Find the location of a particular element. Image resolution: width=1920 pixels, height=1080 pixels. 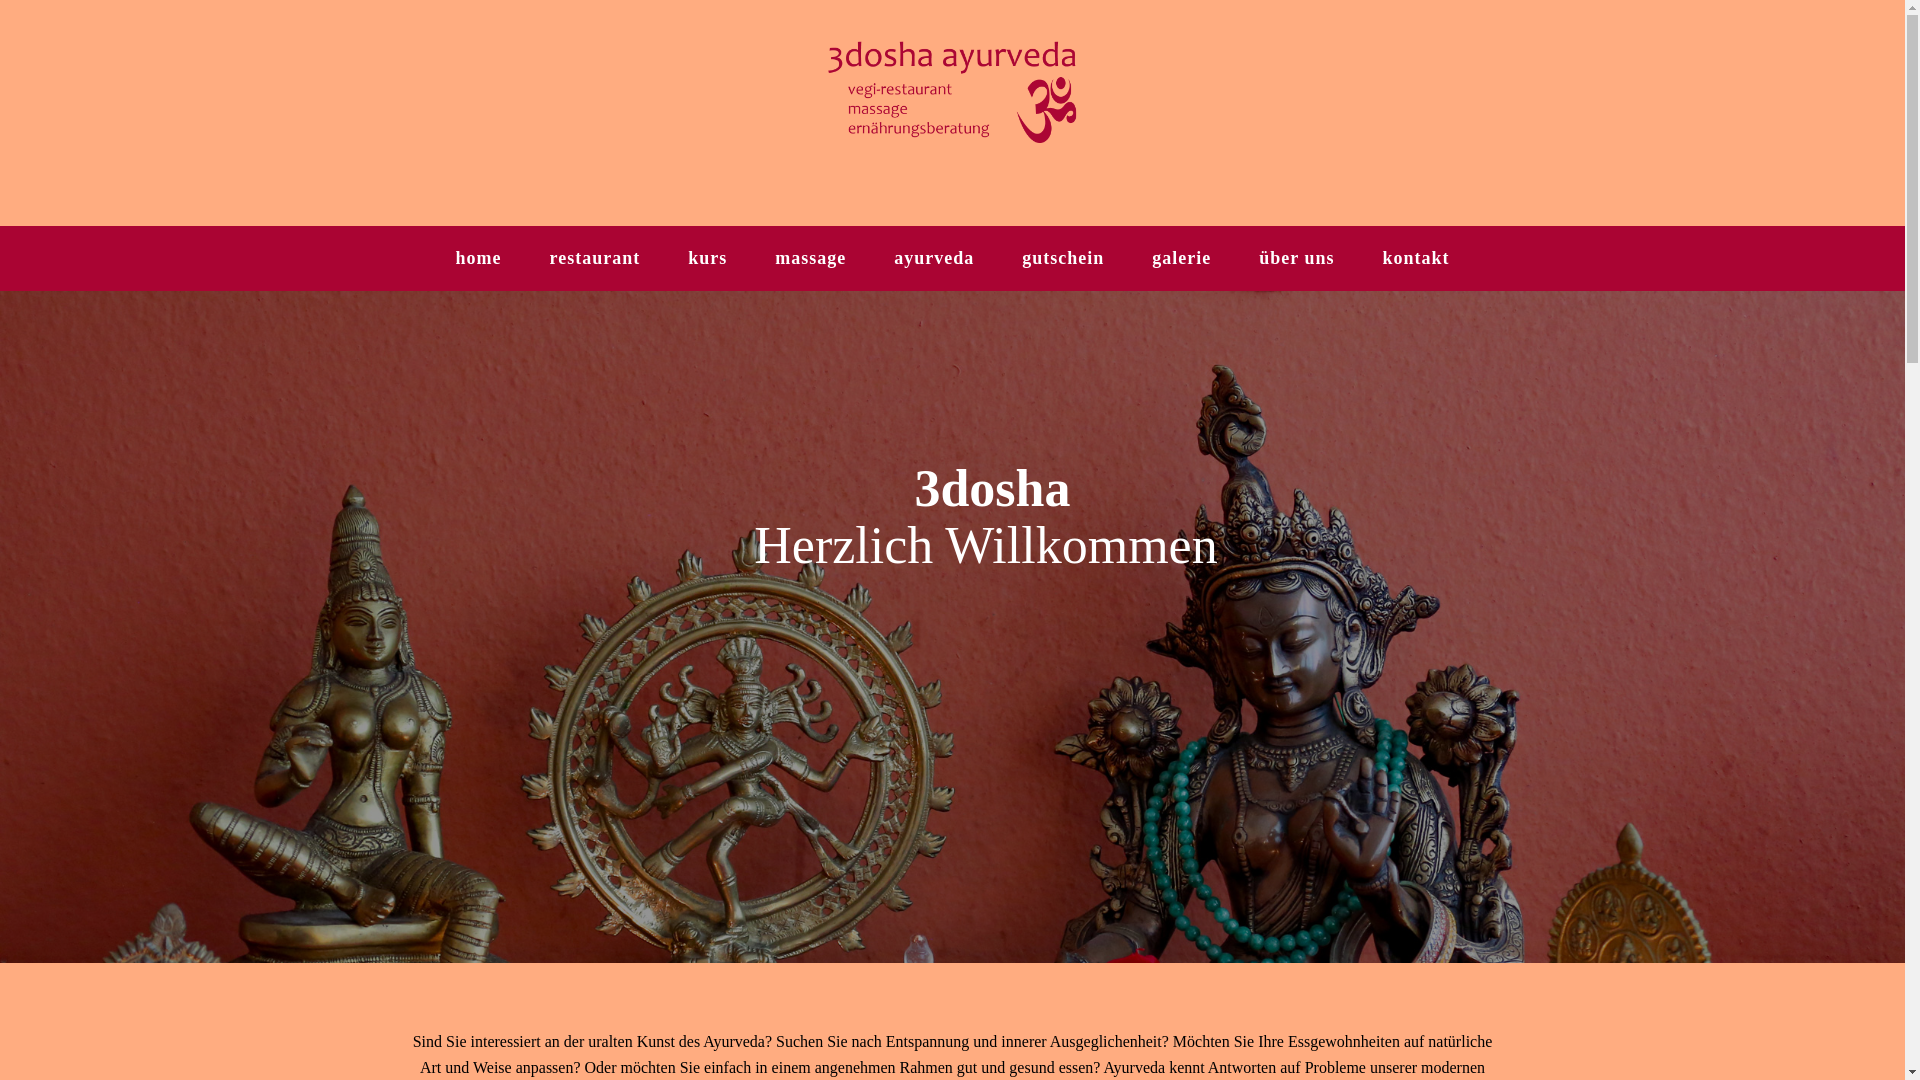

'home' is located at coordinates (478, 257).